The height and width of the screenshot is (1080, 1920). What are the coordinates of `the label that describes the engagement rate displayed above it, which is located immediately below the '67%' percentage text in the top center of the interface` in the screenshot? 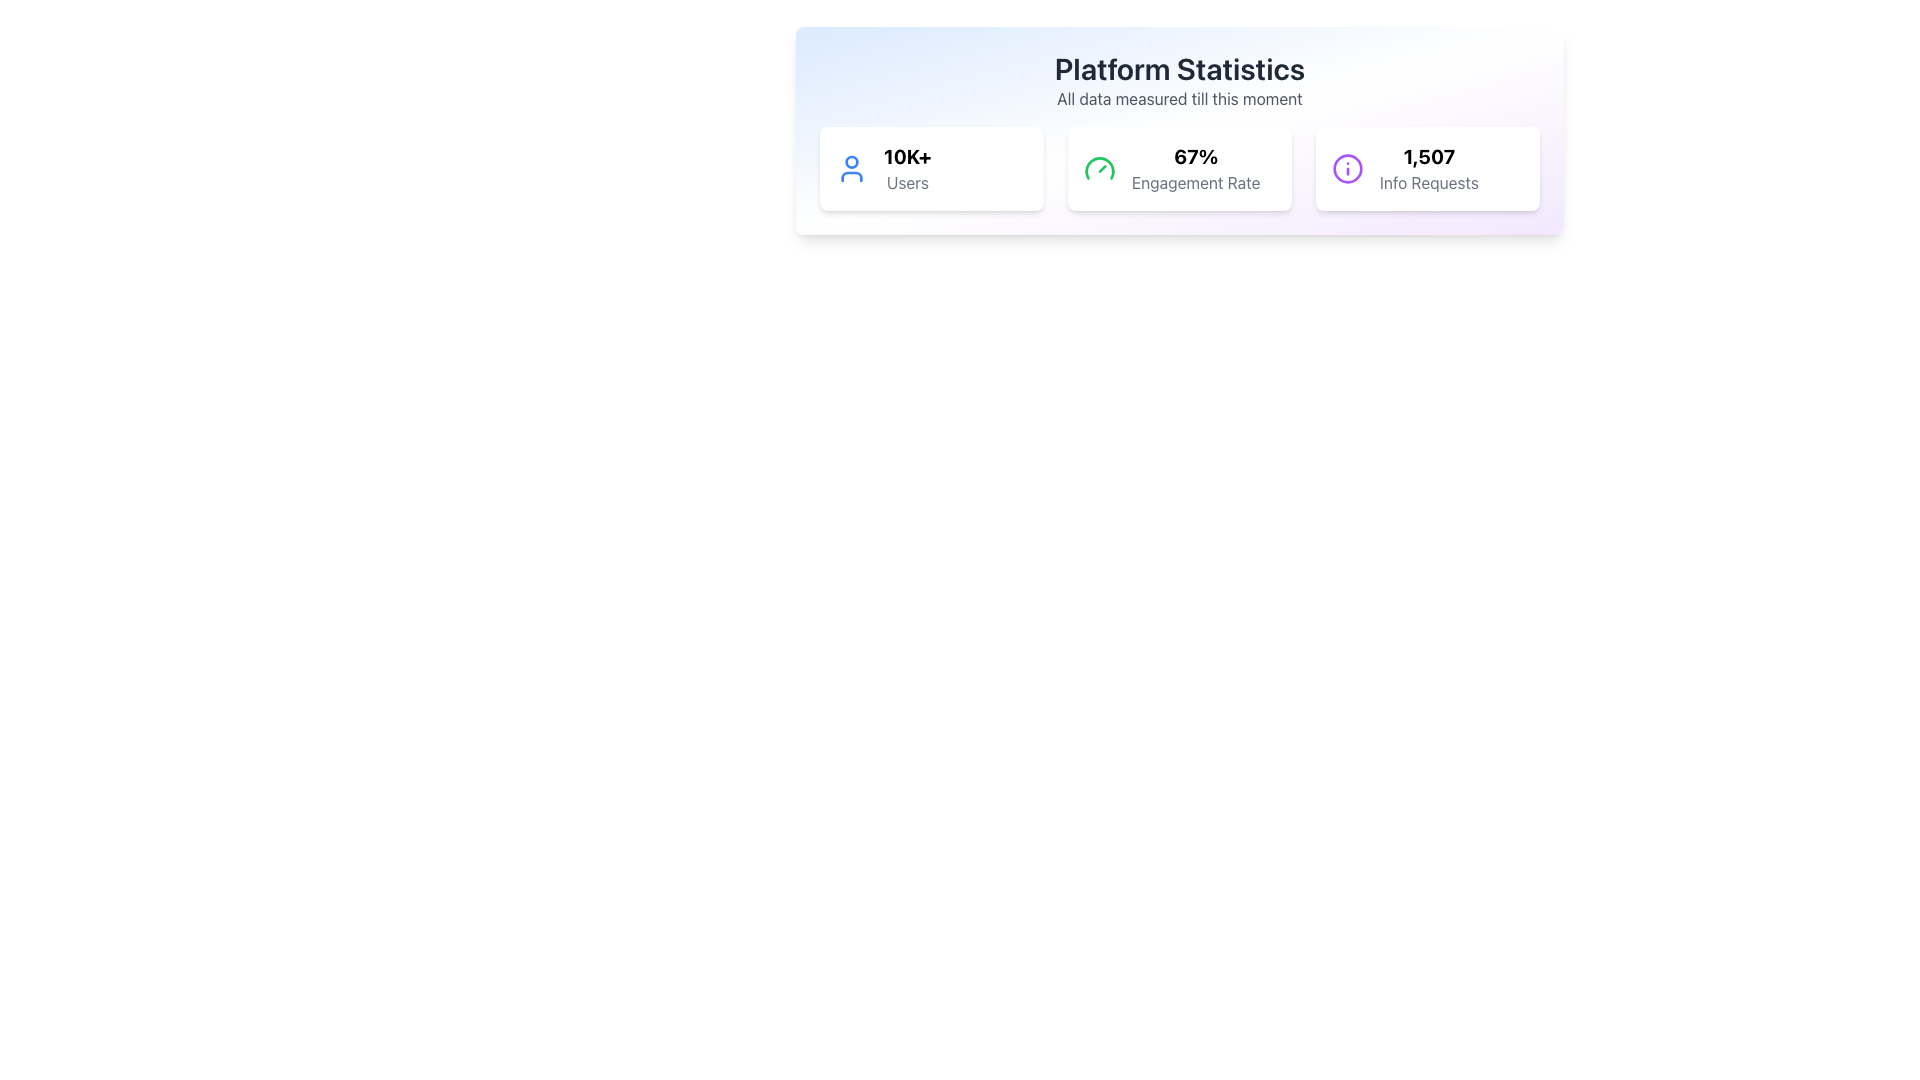 It's located at (1196, 182).